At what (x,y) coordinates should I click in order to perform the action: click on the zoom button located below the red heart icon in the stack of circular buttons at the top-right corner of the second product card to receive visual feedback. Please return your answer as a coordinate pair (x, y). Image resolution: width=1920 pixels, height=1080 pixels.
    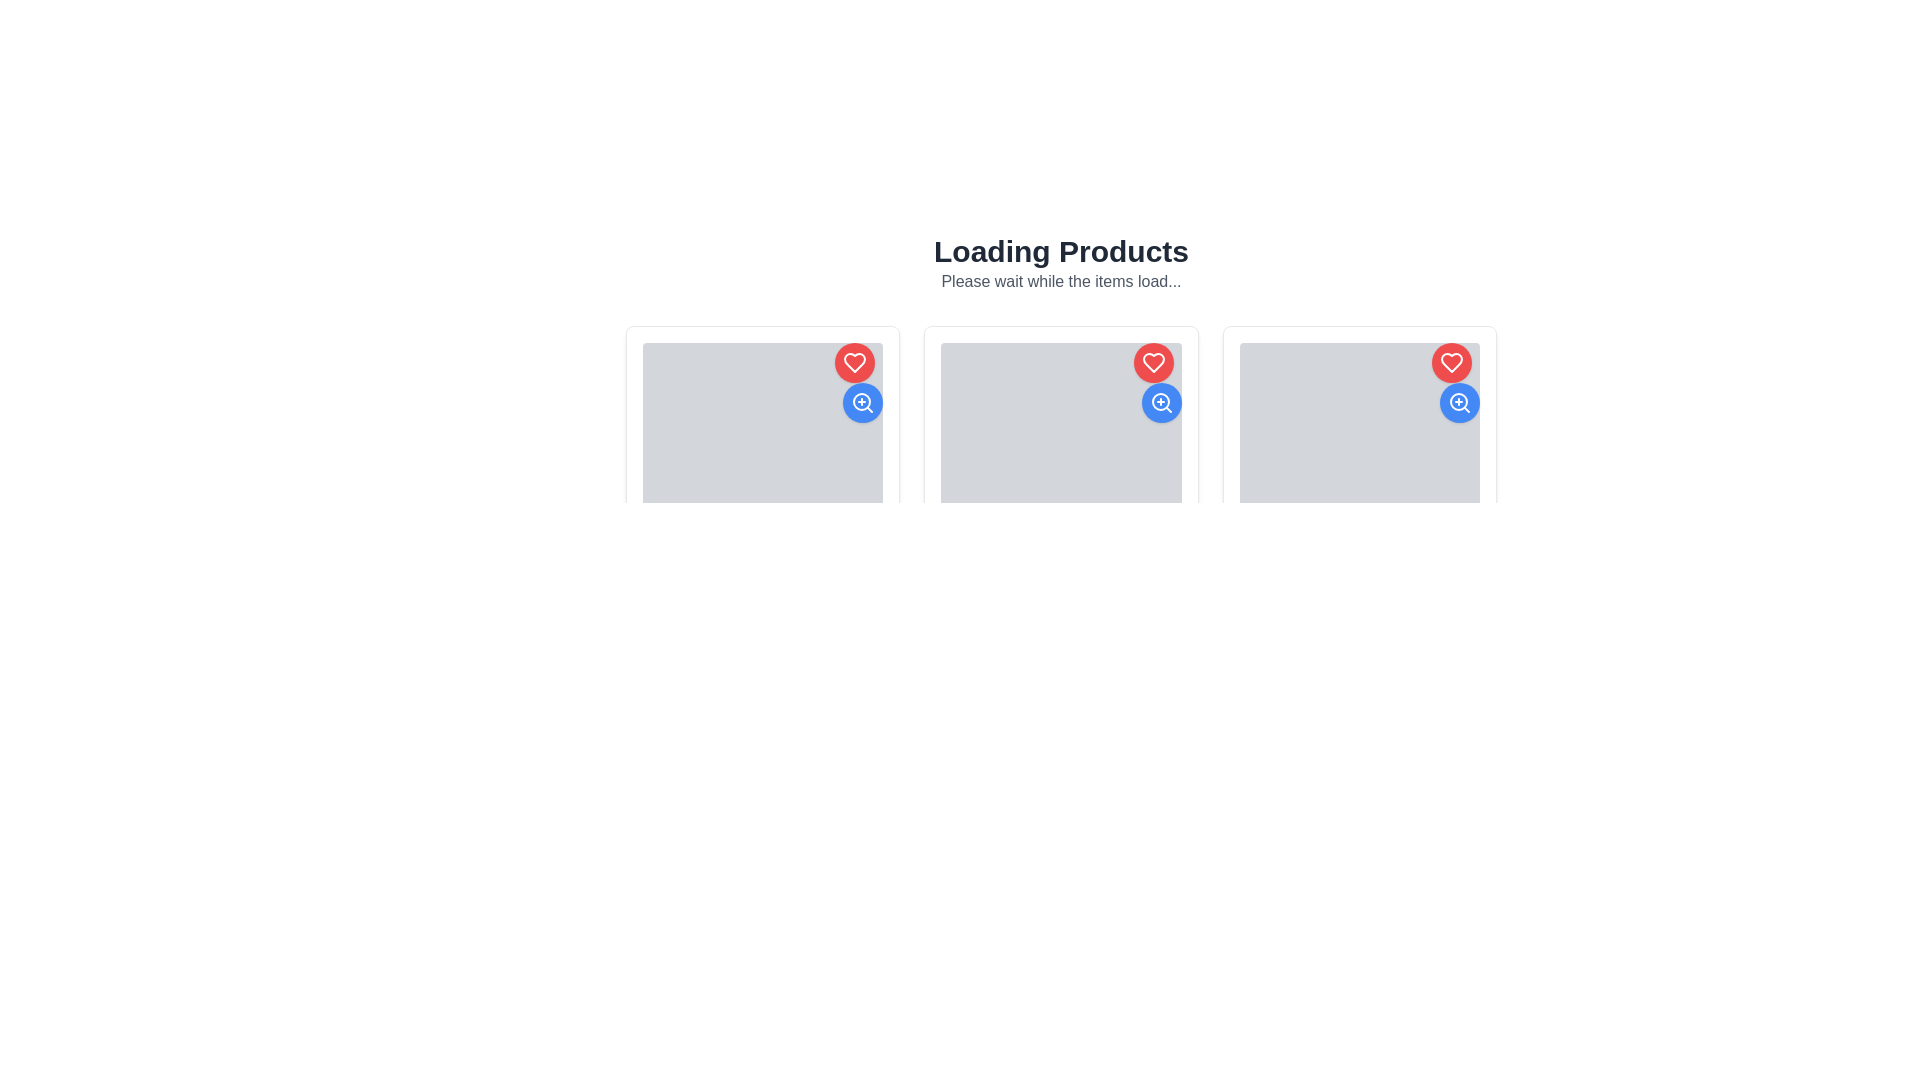
    Looking at the image, I should click on (1157, 382).